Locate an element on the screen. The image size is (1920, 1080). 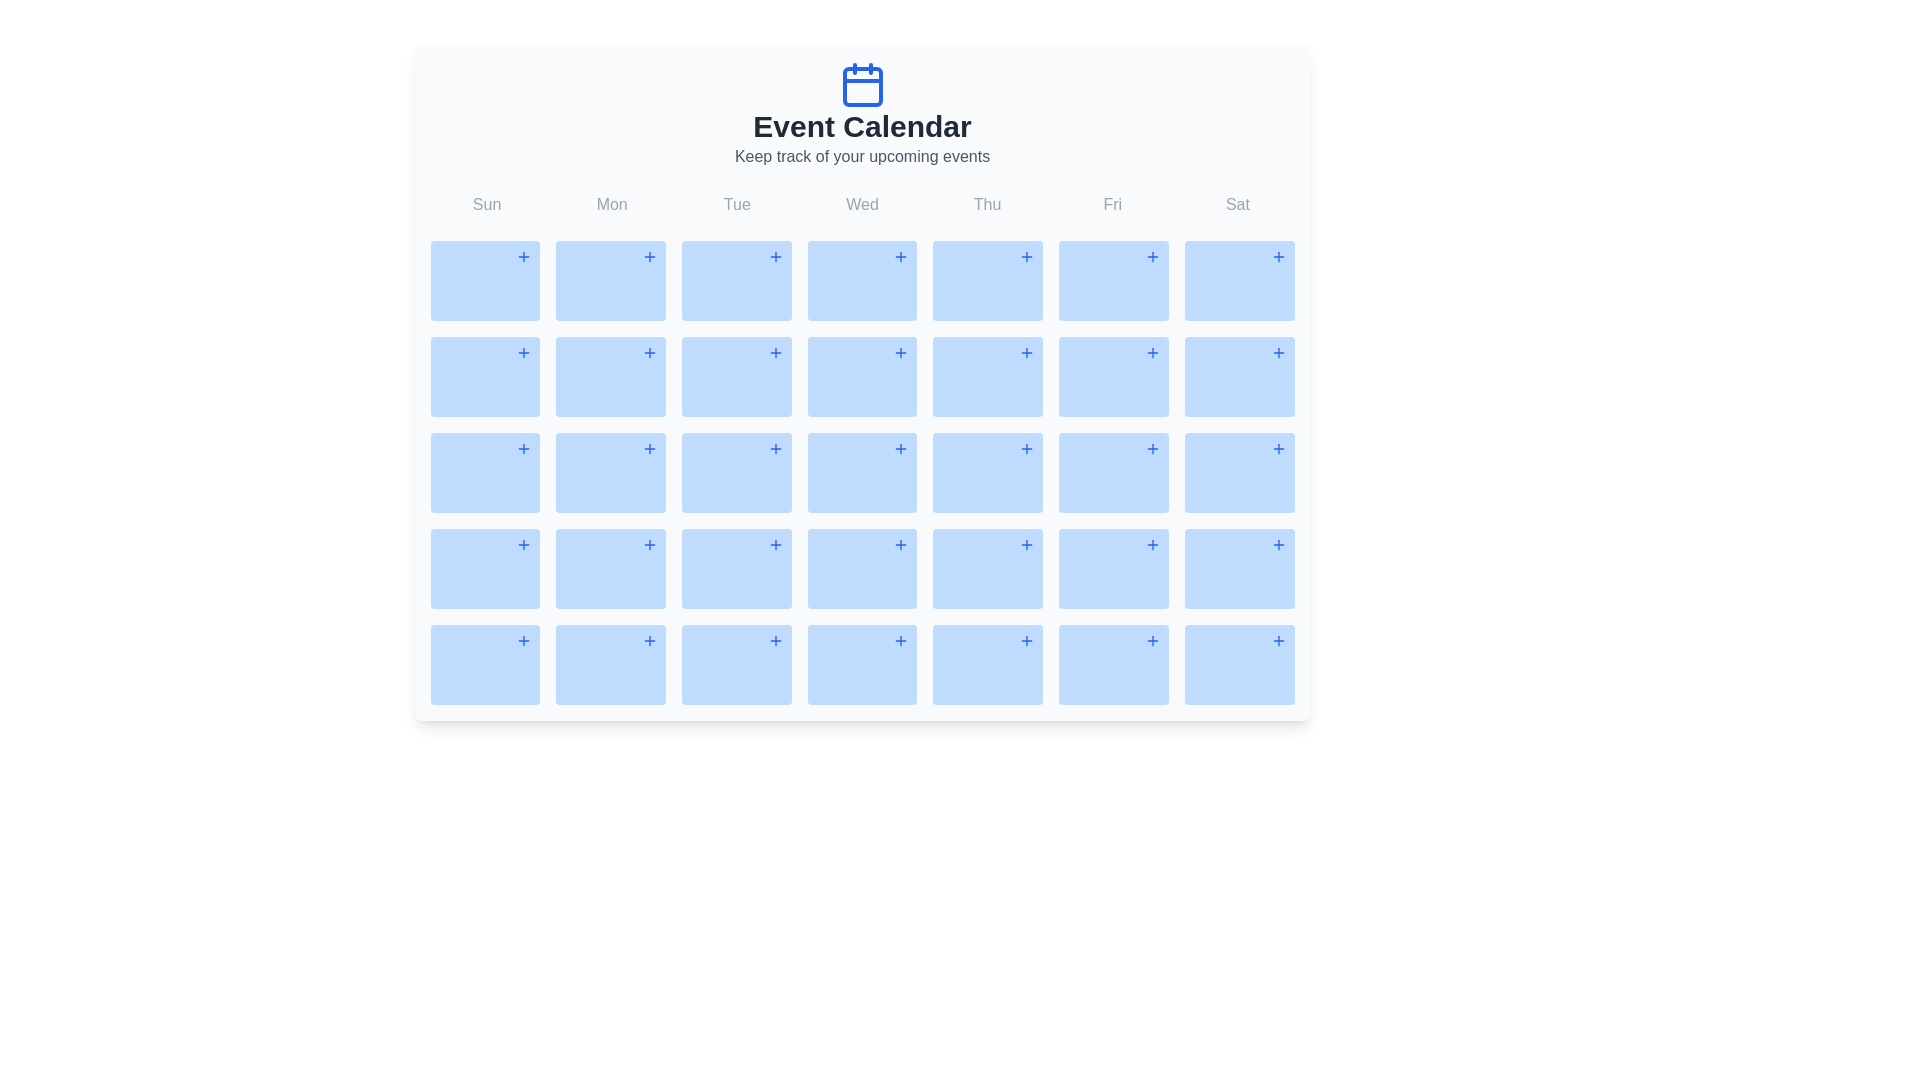
the small blue button with a plus icon located at the top-right corner of the Saturday day cell in the calendar interface is located at coordinates (1277, 352).